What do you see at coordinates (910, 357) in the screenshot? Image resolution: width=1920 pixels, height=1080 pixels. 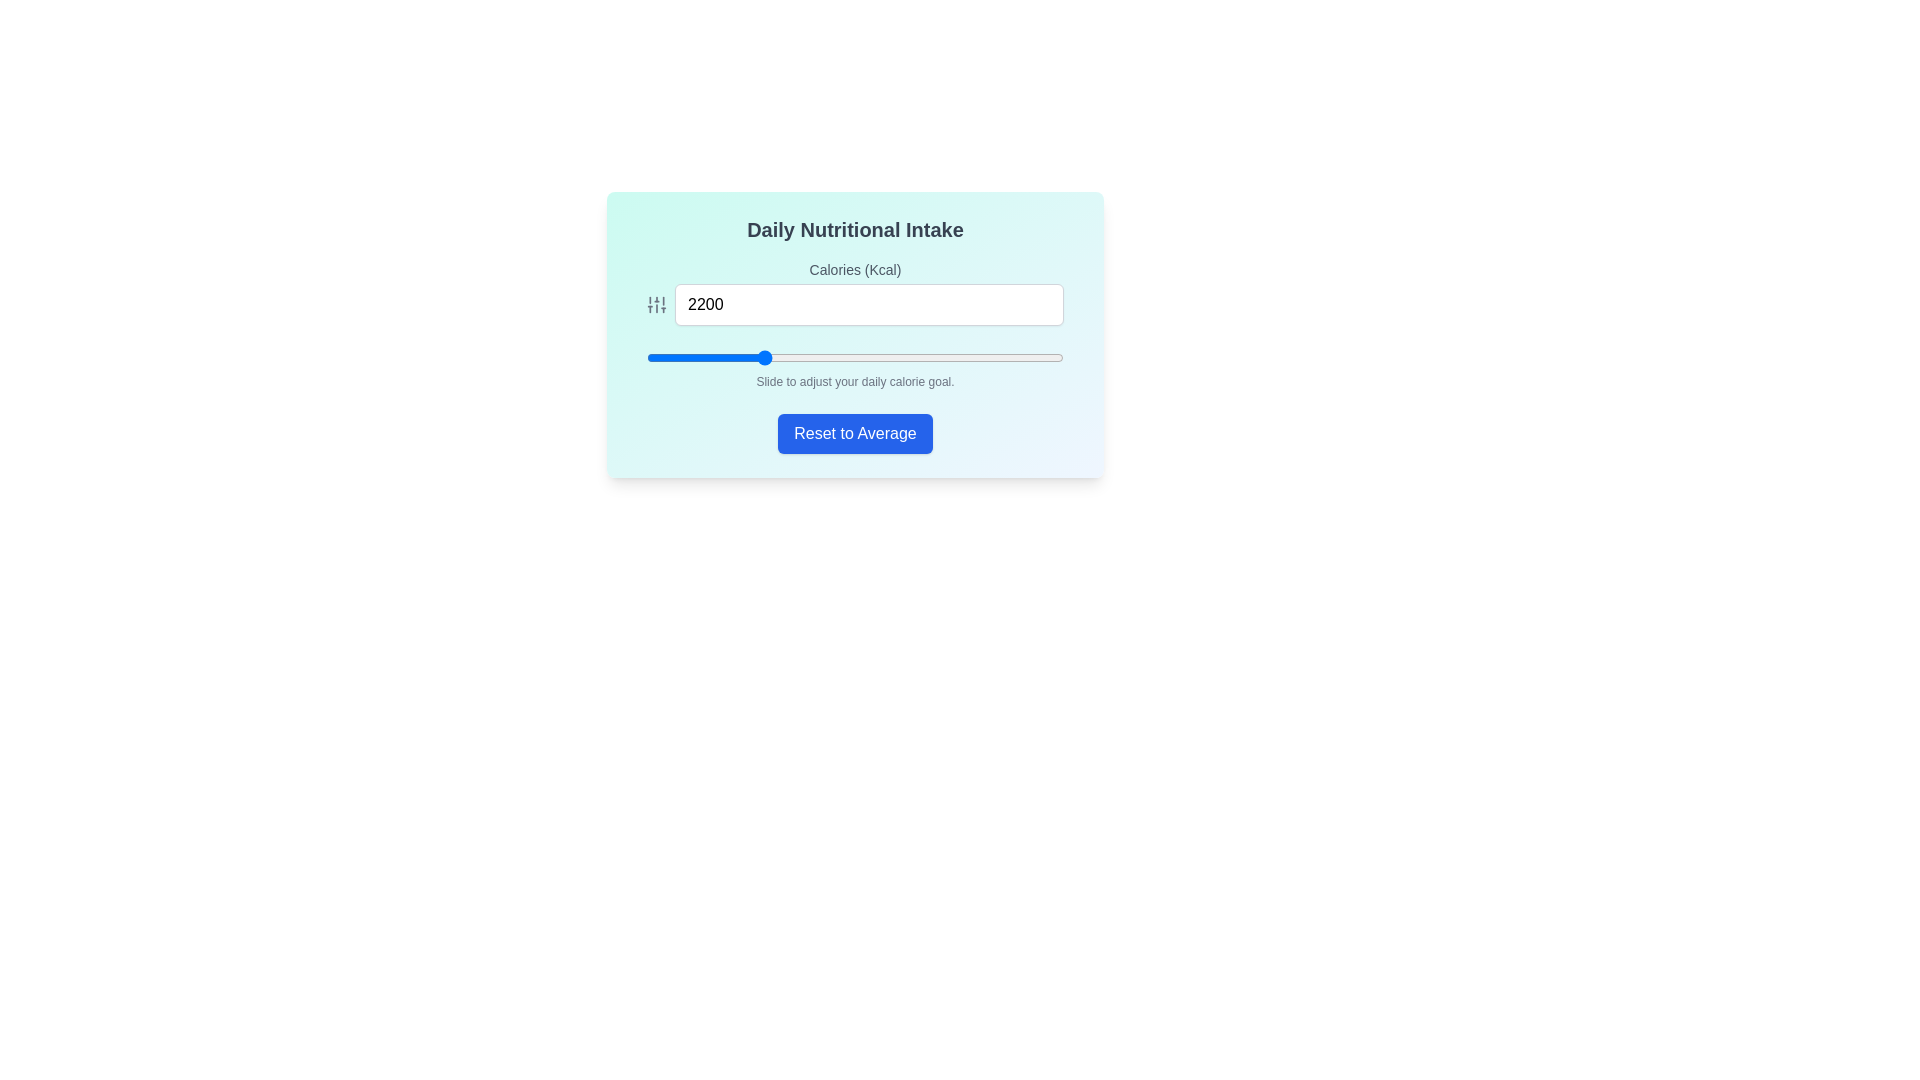 I see `the calorie goal` at bounding box center [910, 357].